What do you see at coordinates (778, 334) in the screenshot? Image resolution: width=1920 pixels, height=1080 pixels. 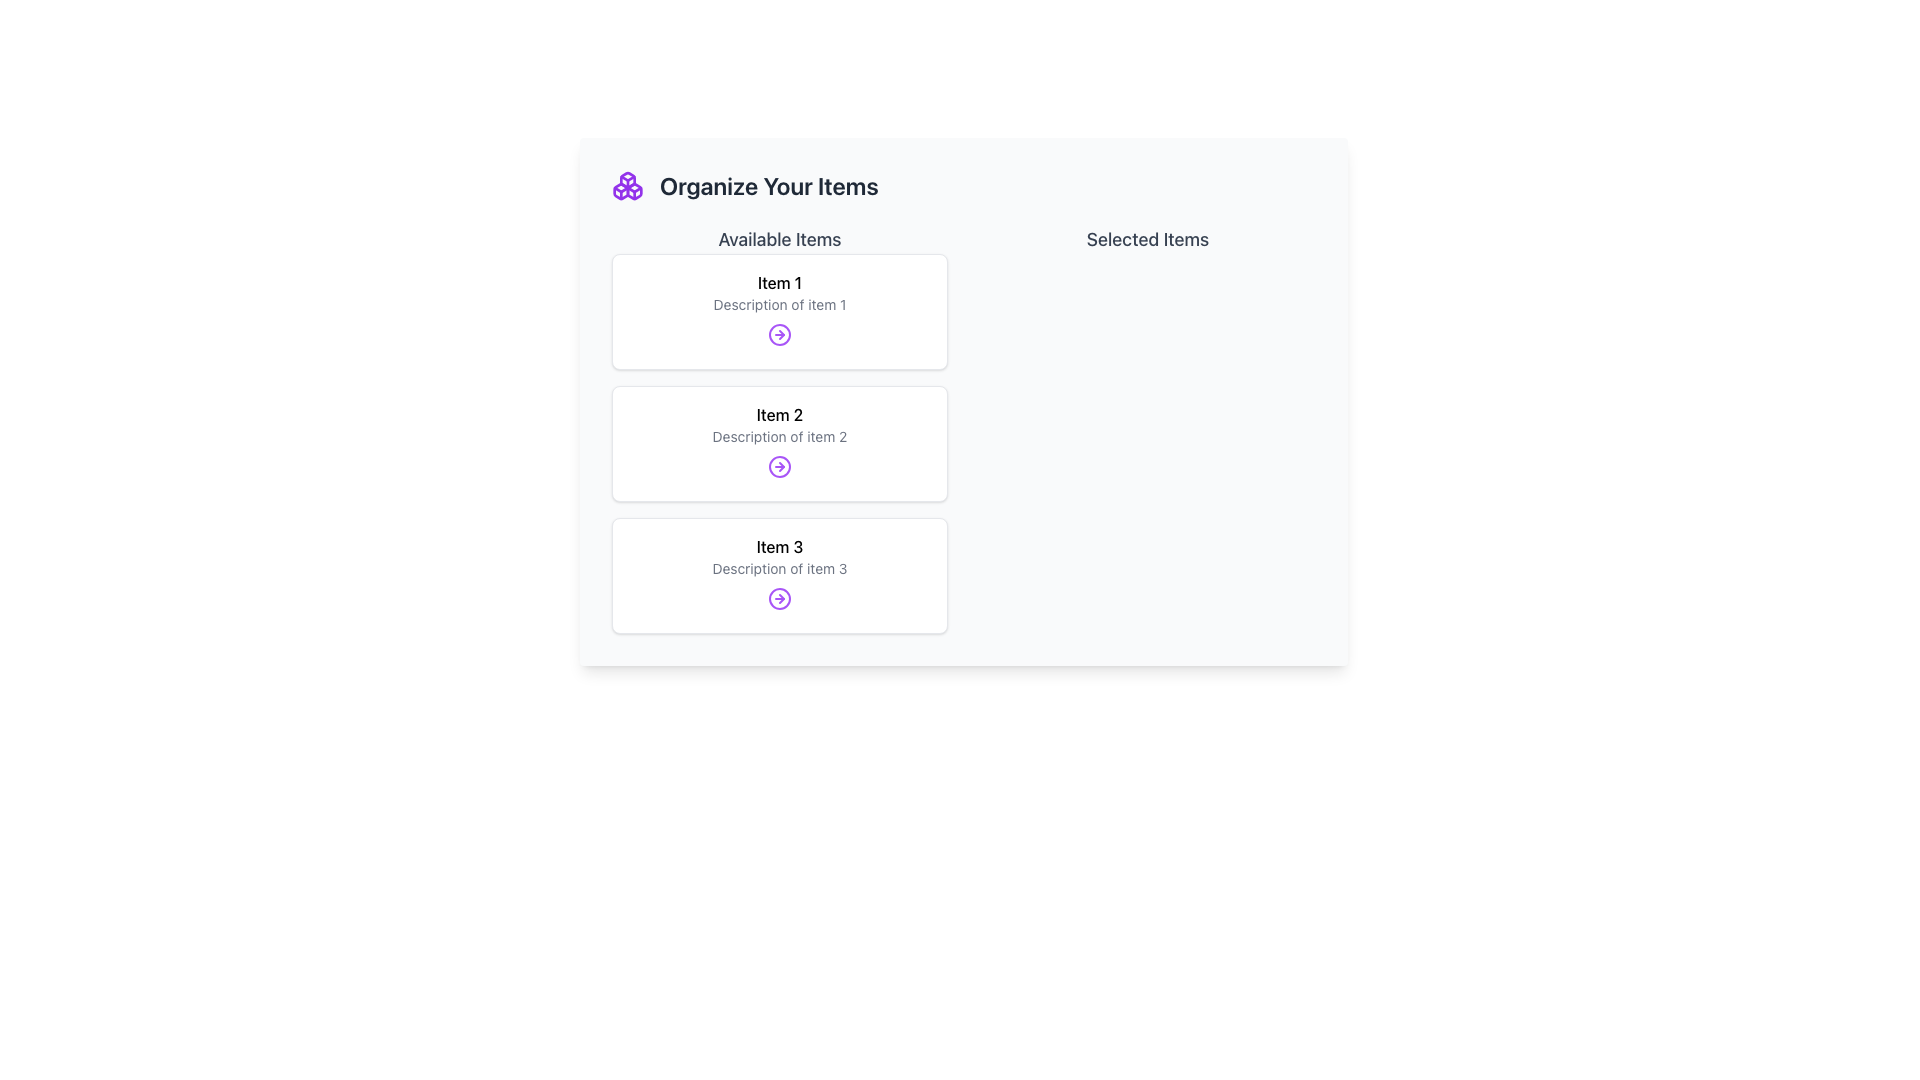 I see `the interactive button located at the bottom-right corner of the card displaying 'Item 1' and 'Description of item 1'` at bounding box center [778, 334].